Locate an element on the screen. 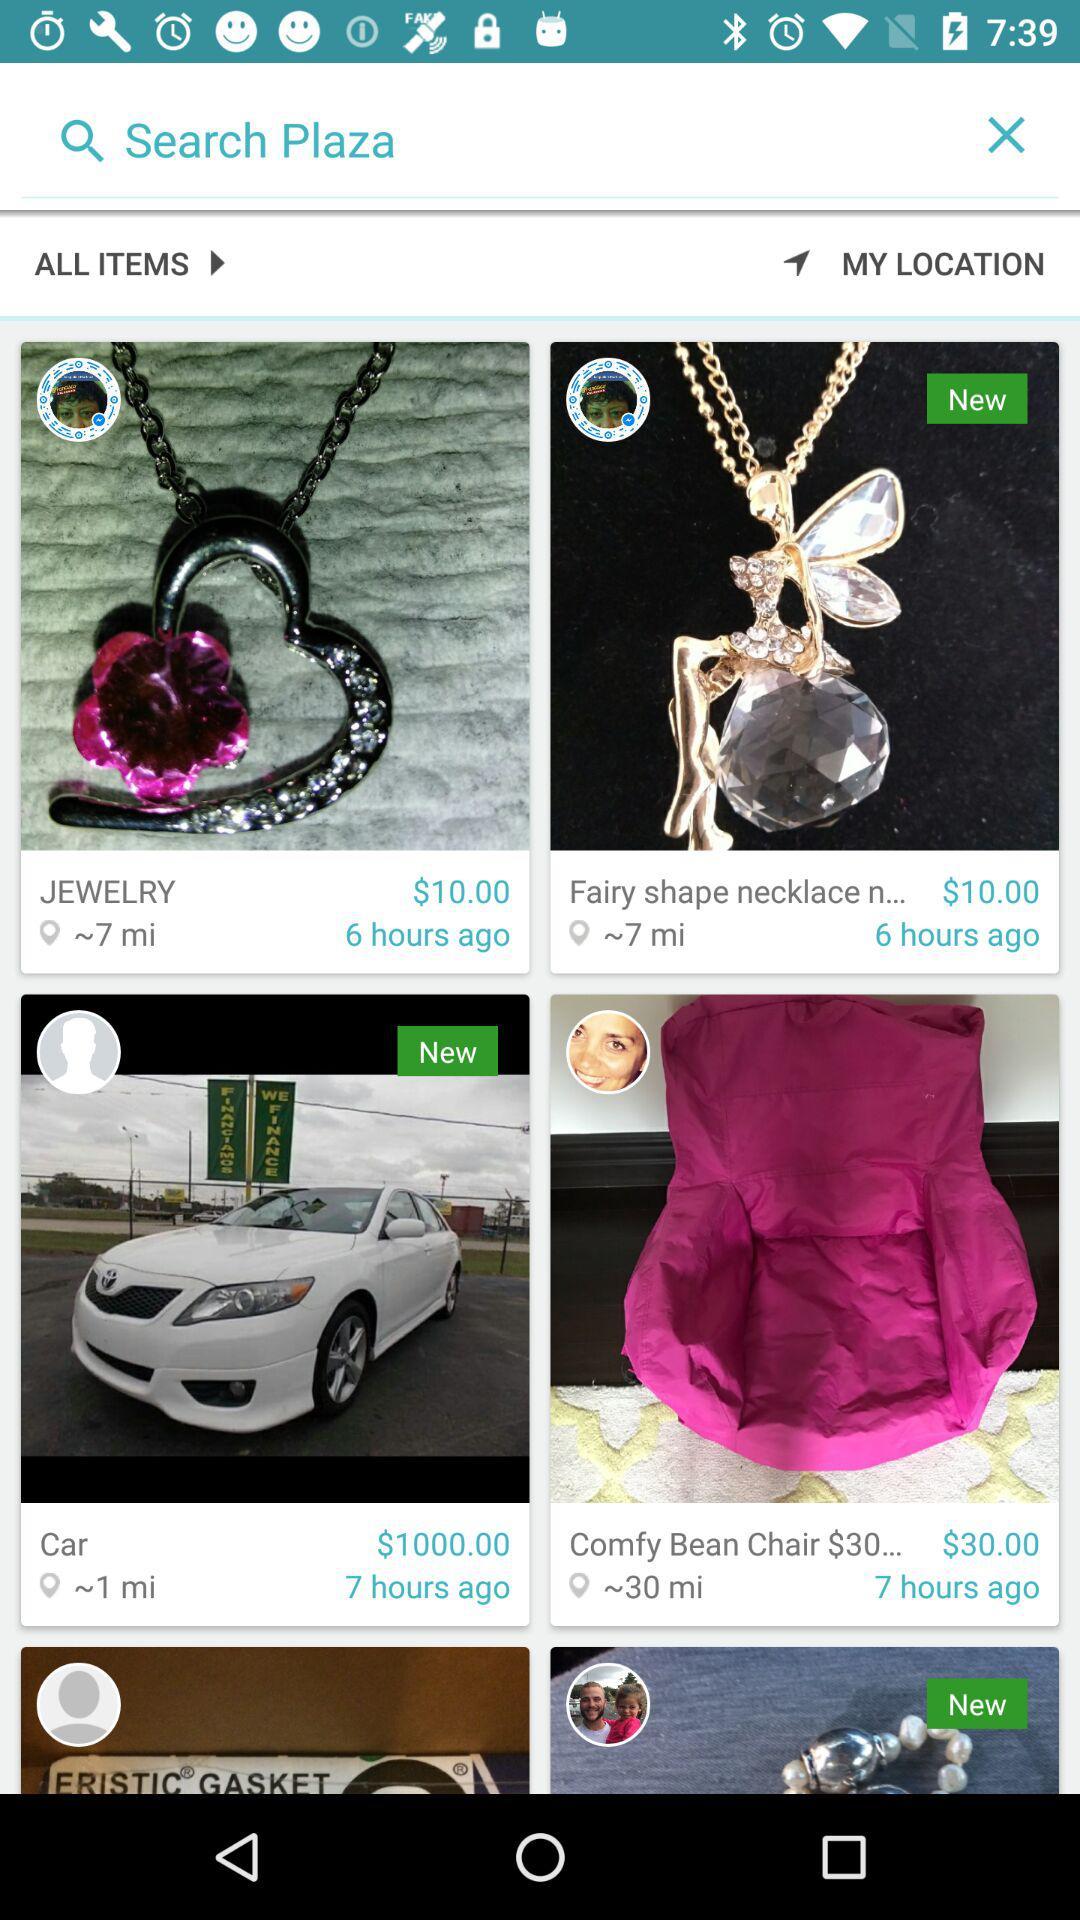 The width and height of the screenshot is (1080, 1920). my location item is located at coordinates (914, 261).